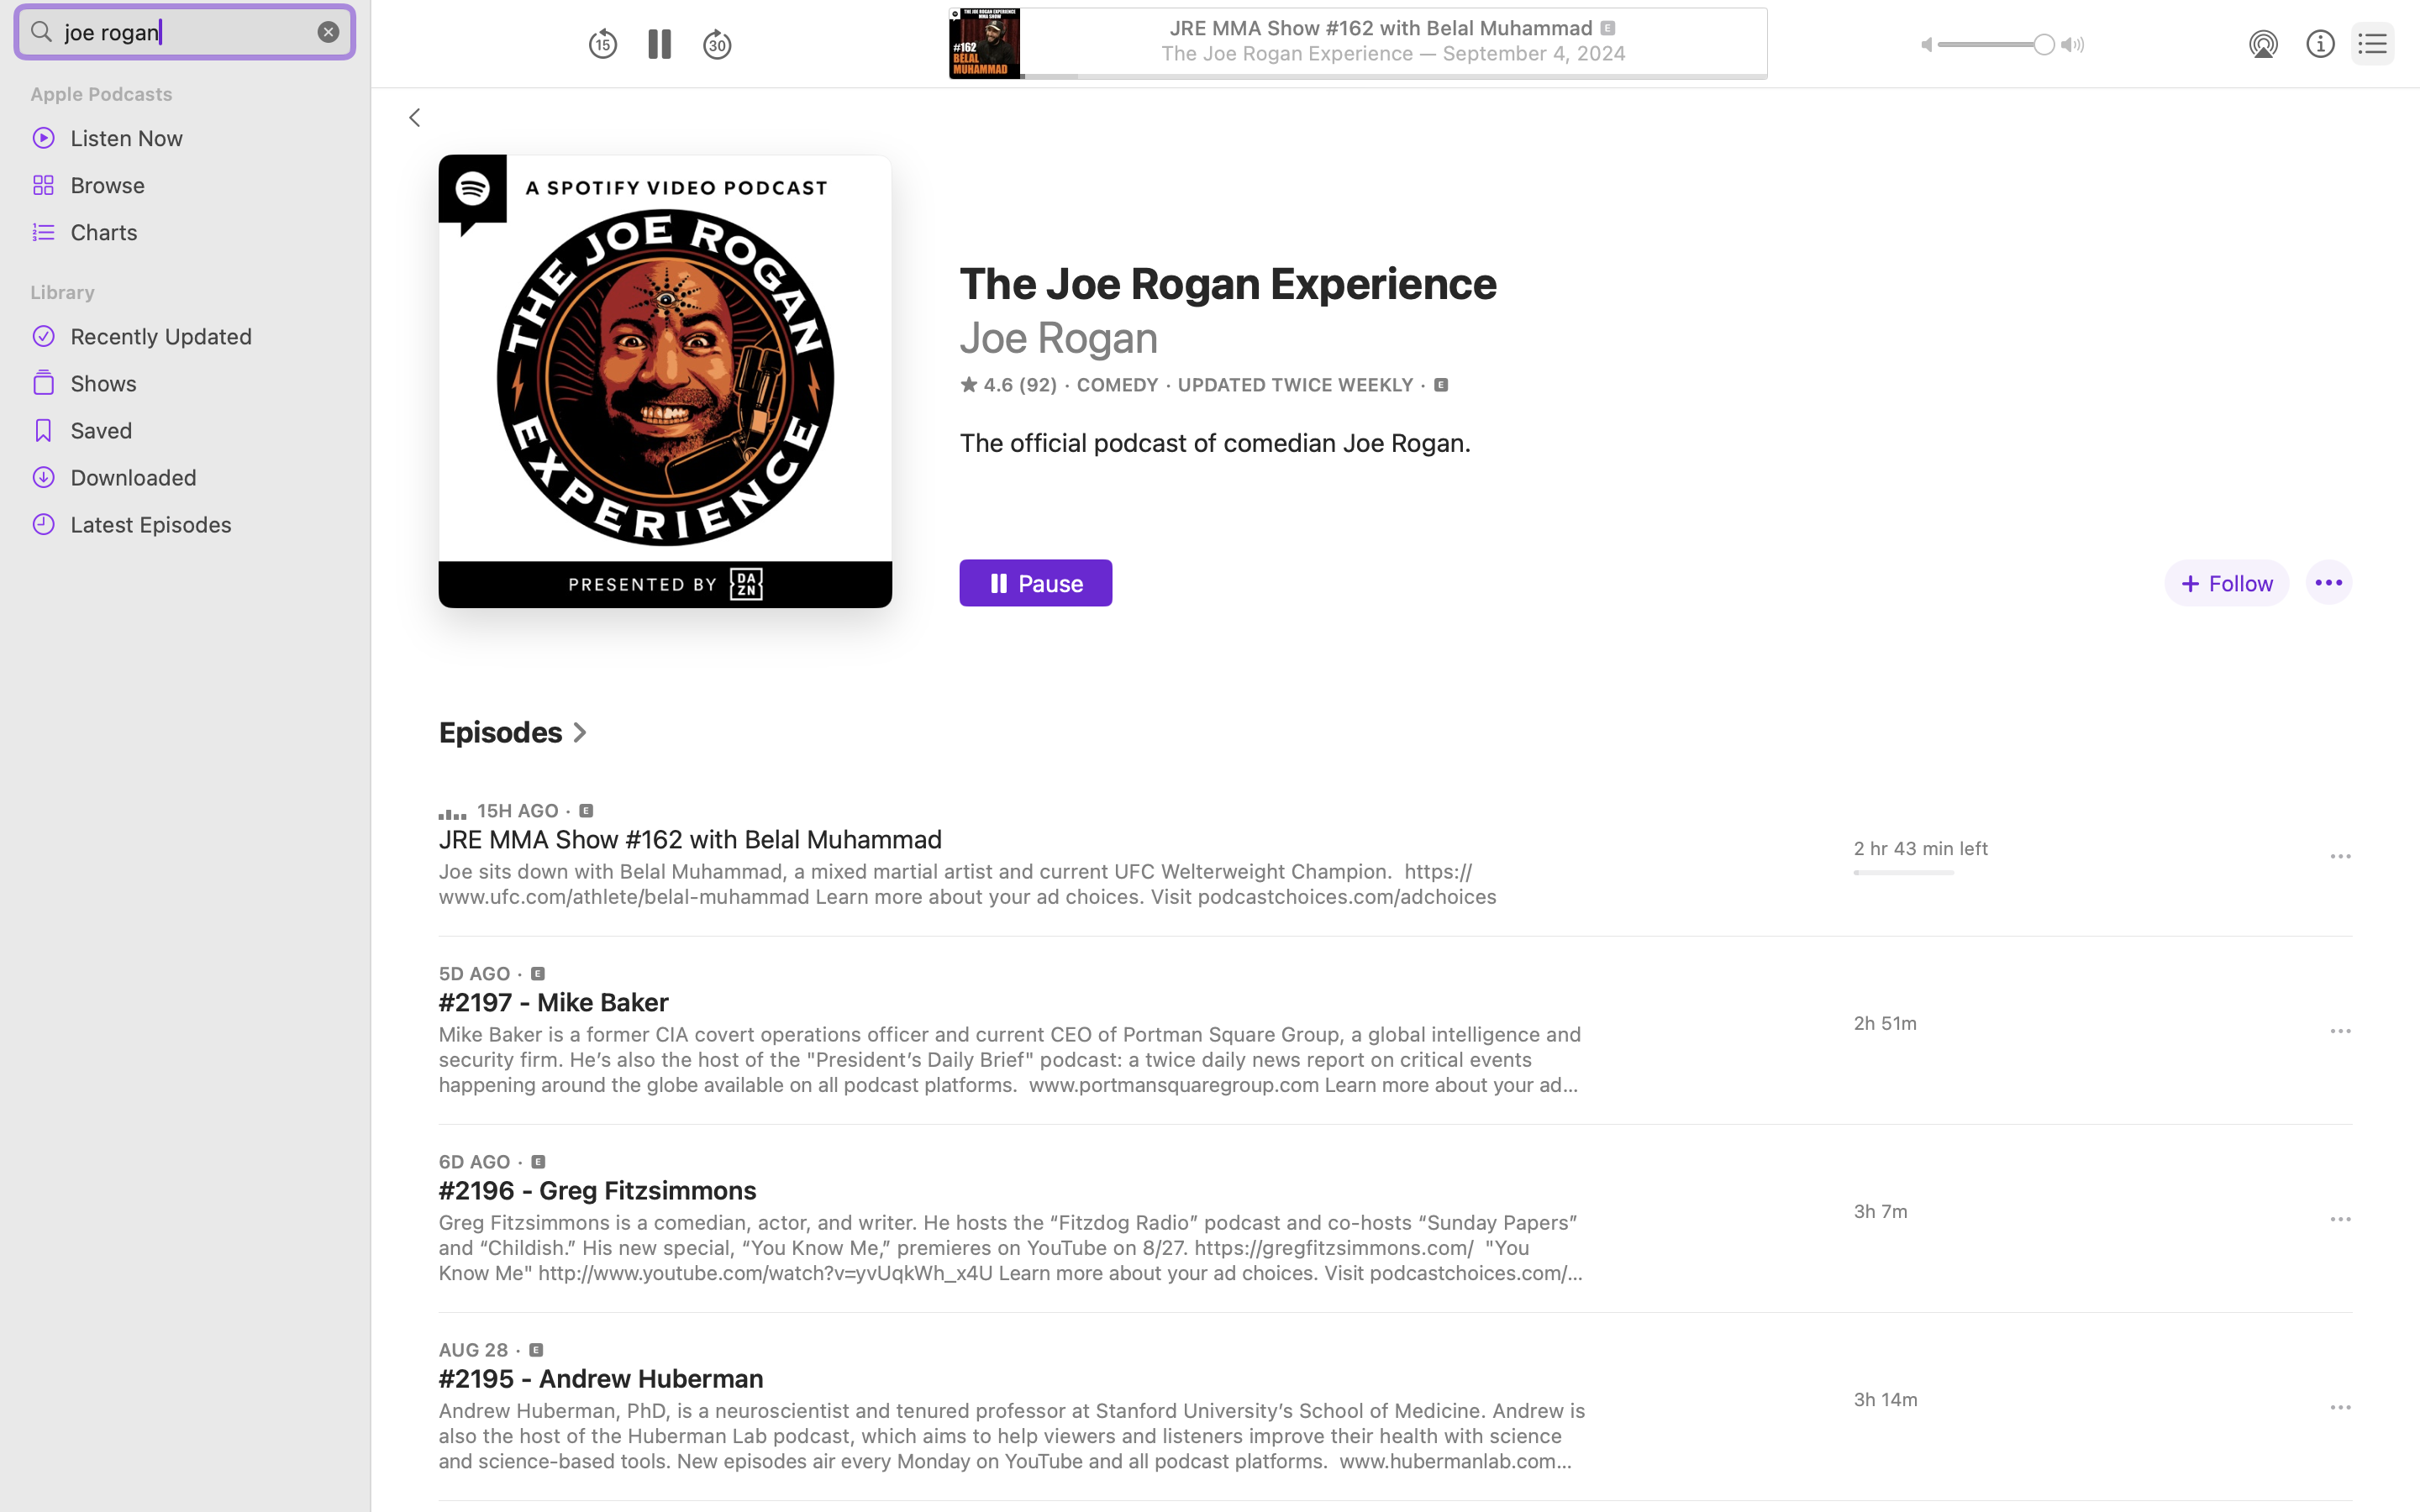 The height and width of the screenshot is (1512, 2420). What do you see at coordinates (185, 30) in the screenshot?
I see `'joe rogan'` at bounding box center [185, 30].